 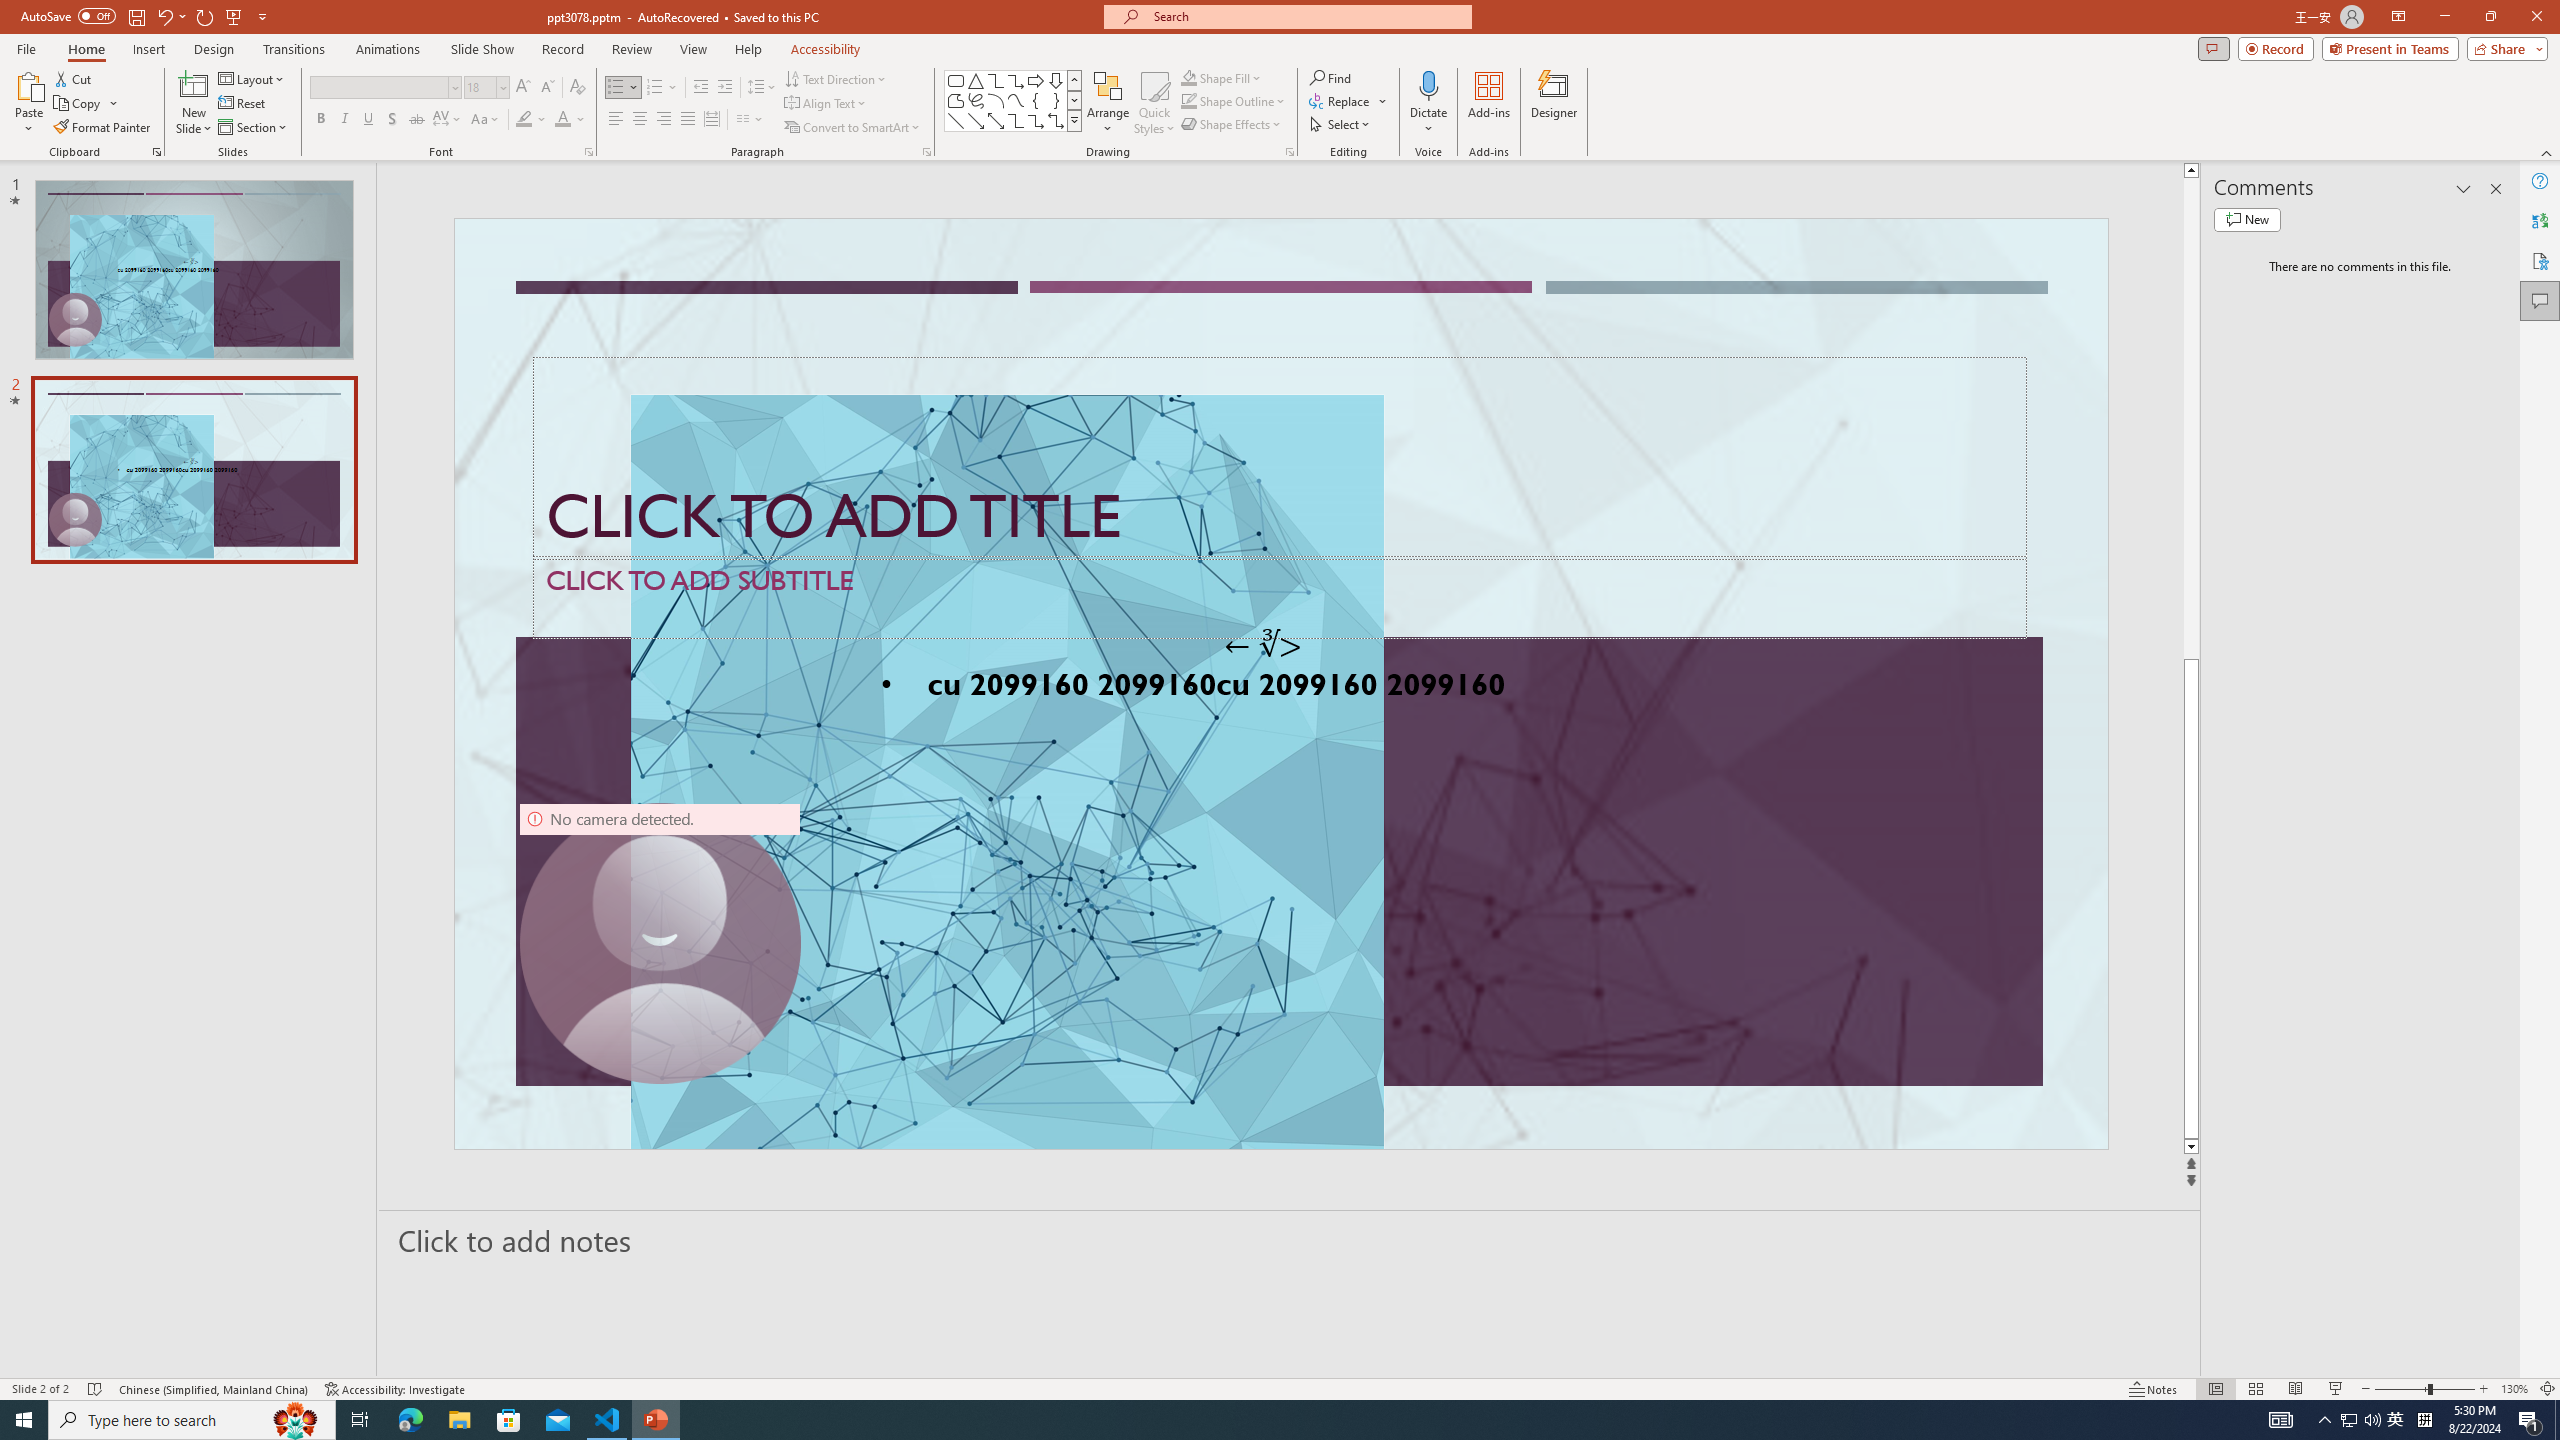 What do you see at coordinates (974, 80) in the screenshot?
I see `'Isosceles Triangle'` at bounding box center [974, 80].